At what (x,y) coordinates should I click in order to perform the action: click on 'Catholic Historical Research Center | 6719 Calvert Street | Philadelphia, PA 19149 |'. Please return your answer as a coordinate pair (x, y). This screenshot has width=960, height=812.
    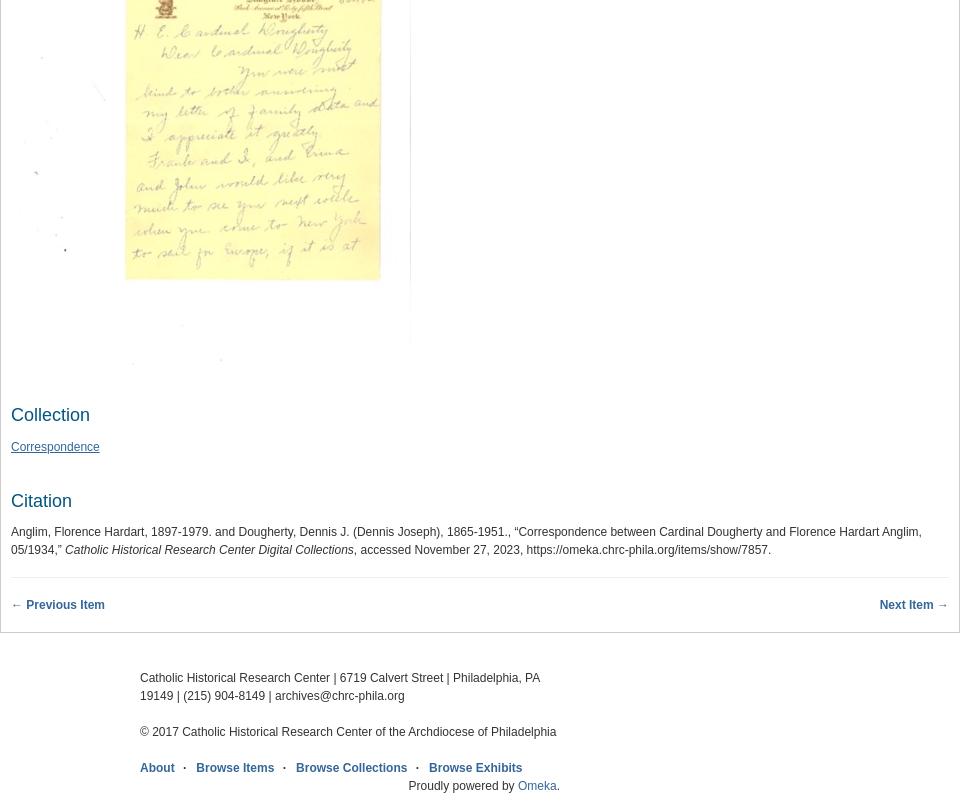
    Looking at the image, I should click on (339, 687).